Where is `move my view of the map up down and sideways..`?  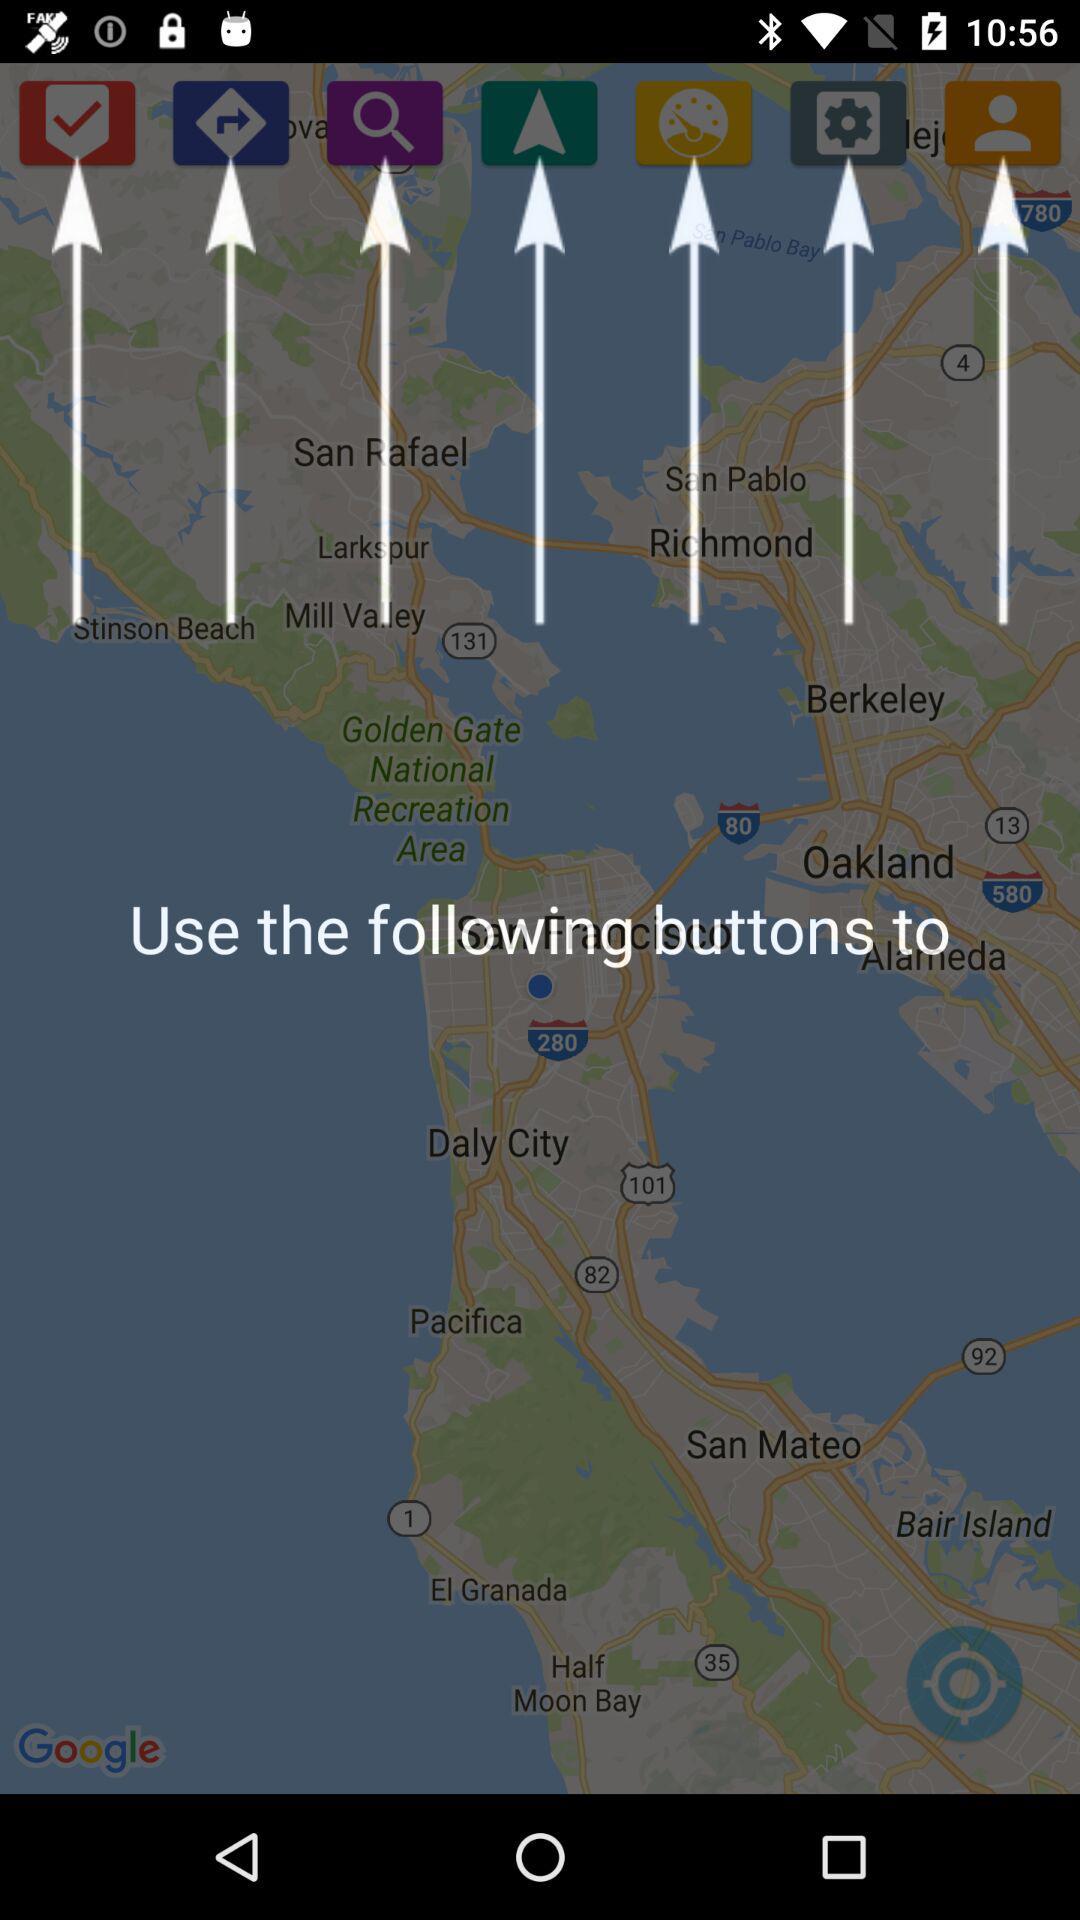
move my view of the map up down and sideways.. is located at coordinates (963, 1693).